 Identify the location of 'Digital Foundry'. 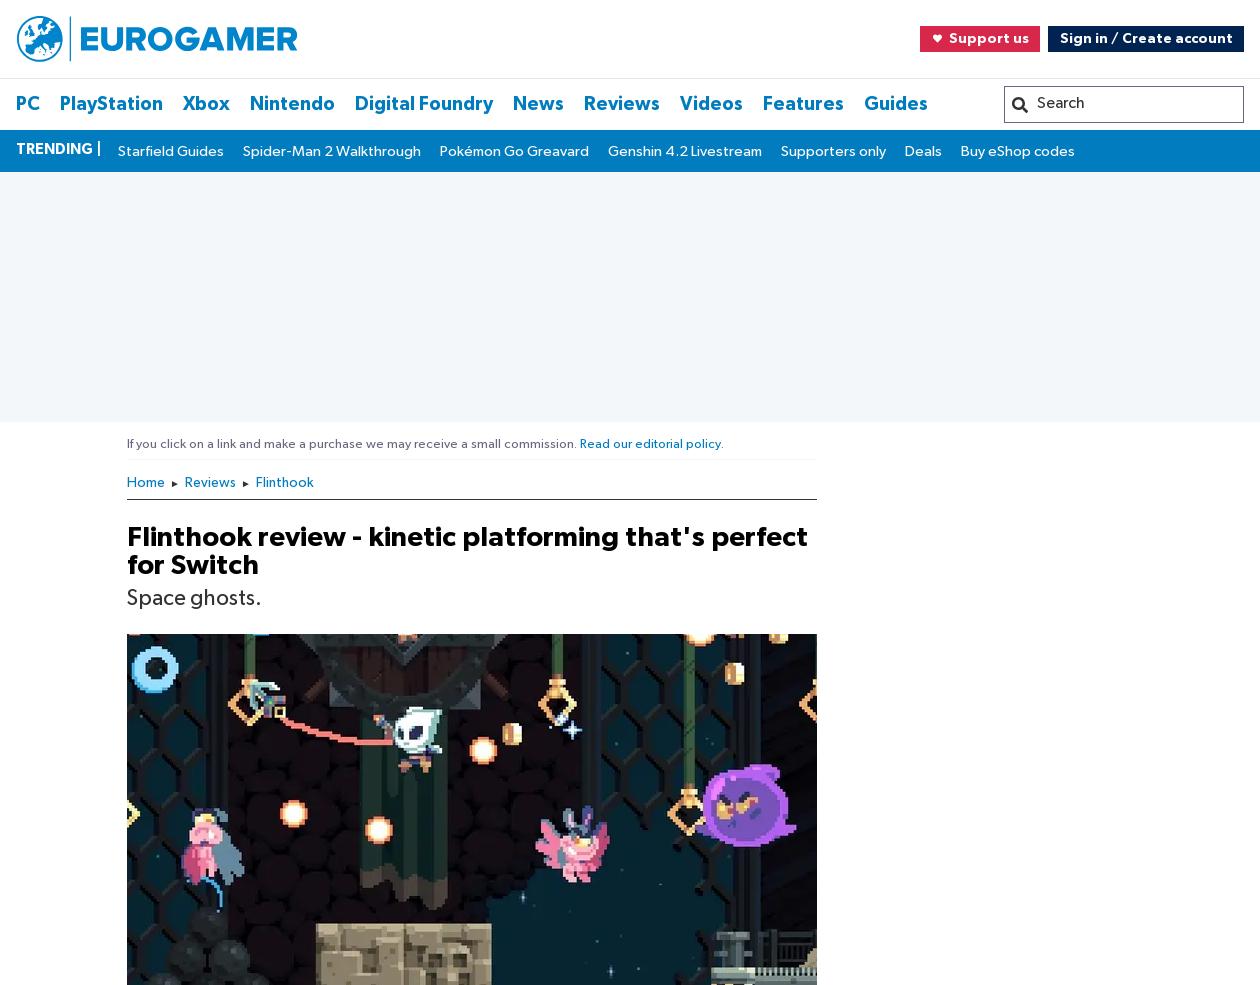
(89, 707).